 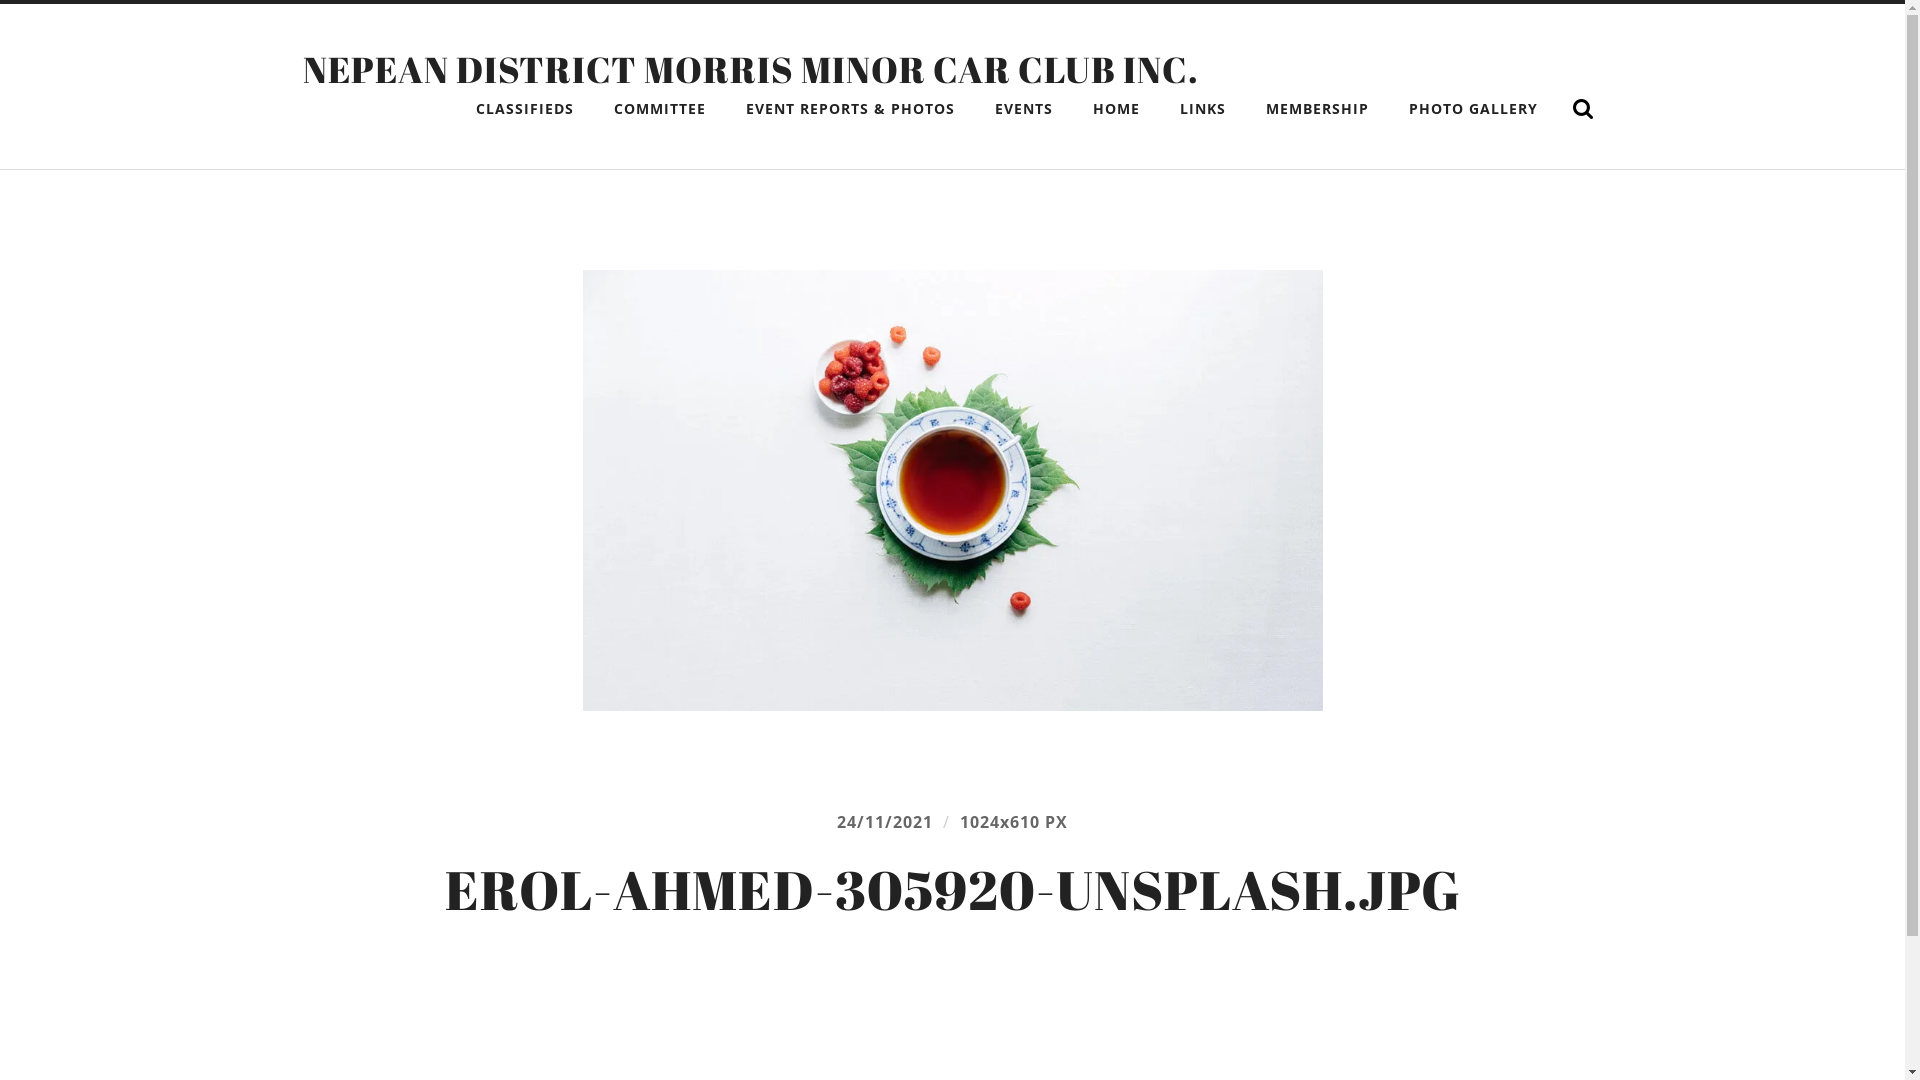 What do you see at coordinates (1200, 108) in the screenshot?
I see `'LINKS'` at bounding box center [1200, 108].